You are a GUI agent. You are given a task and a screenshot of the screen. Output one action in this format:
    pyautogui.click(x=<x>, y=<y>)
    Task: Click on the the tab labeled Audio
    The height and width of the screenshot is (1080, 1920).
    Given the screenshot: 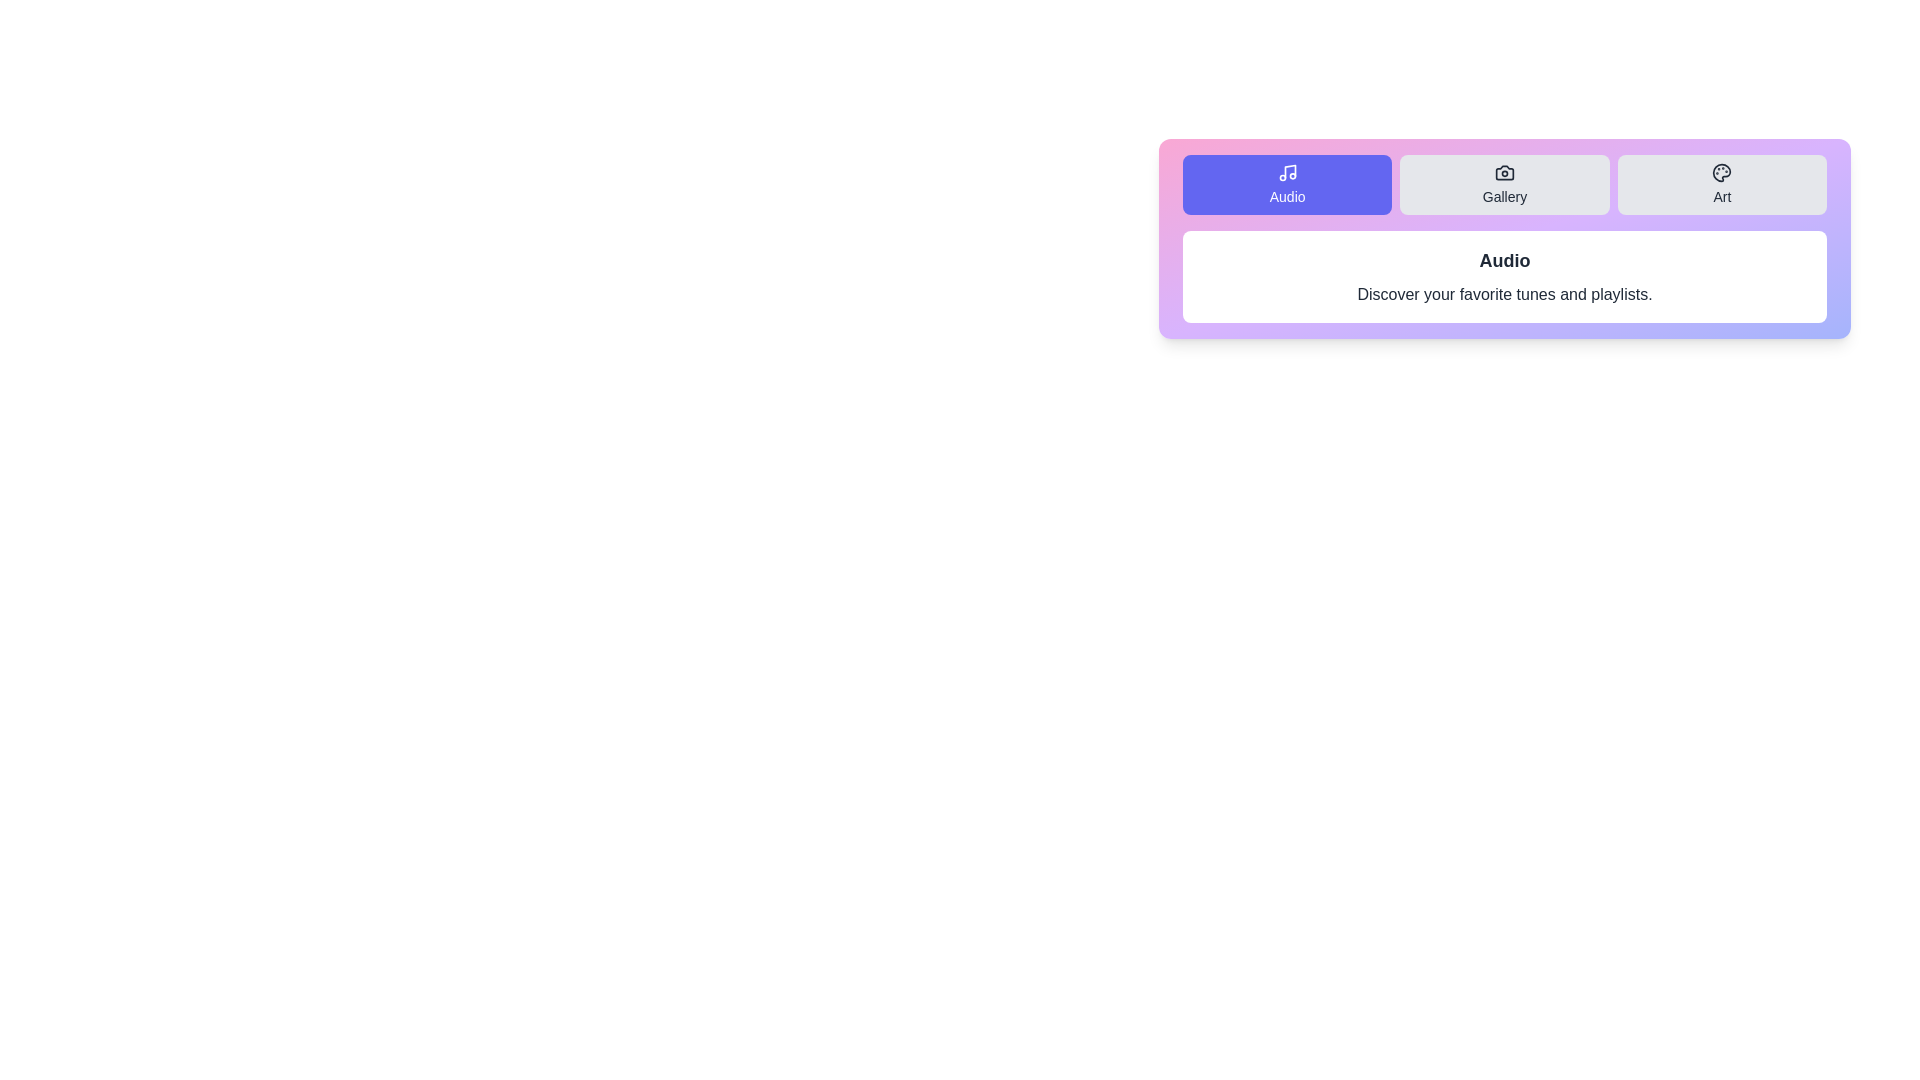 What is the action you would take?
    pyautogui.click(x=1287, y=185)
    